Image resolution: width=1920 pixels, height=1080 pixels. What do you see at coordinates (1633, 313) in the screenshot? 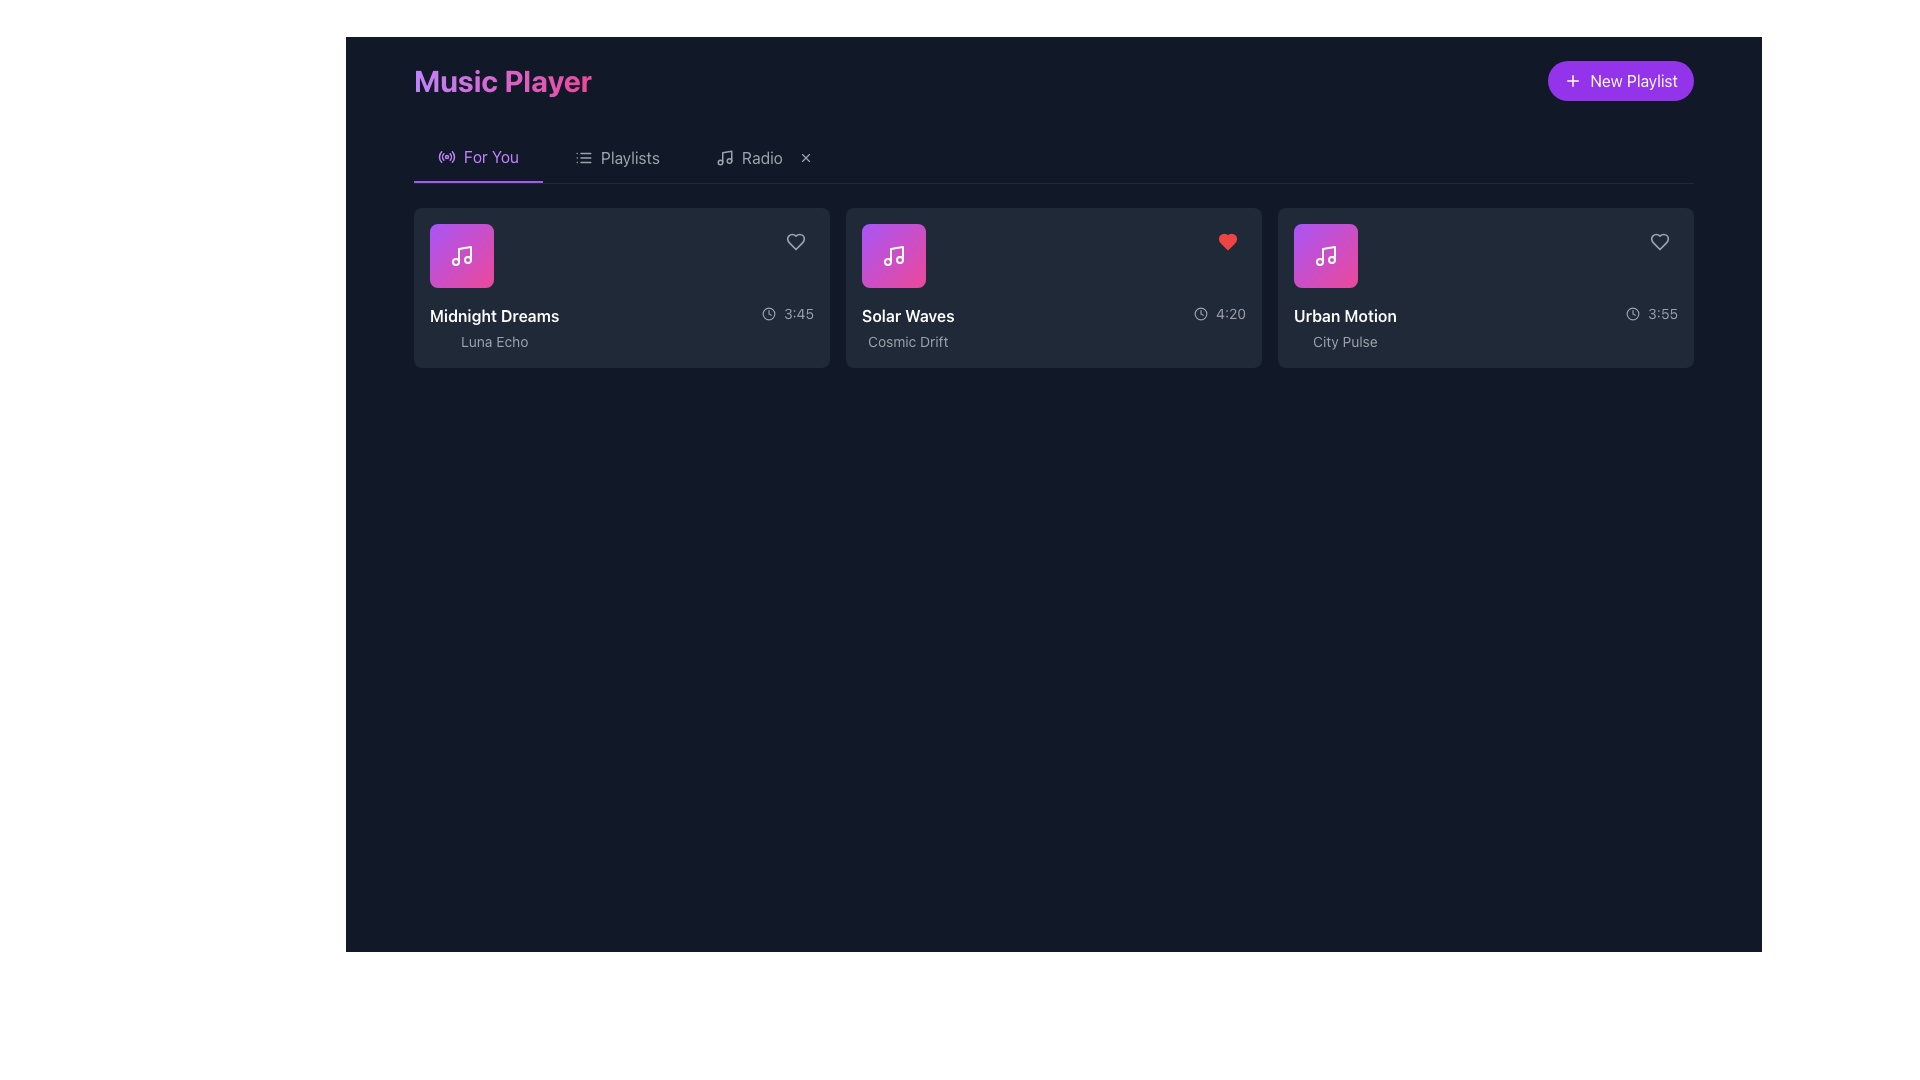
I see `the SVG circle element that represents the clock's outline located in the center of the third music card at the bottom-right corner of the icon` at bounding box center [1633, 313].